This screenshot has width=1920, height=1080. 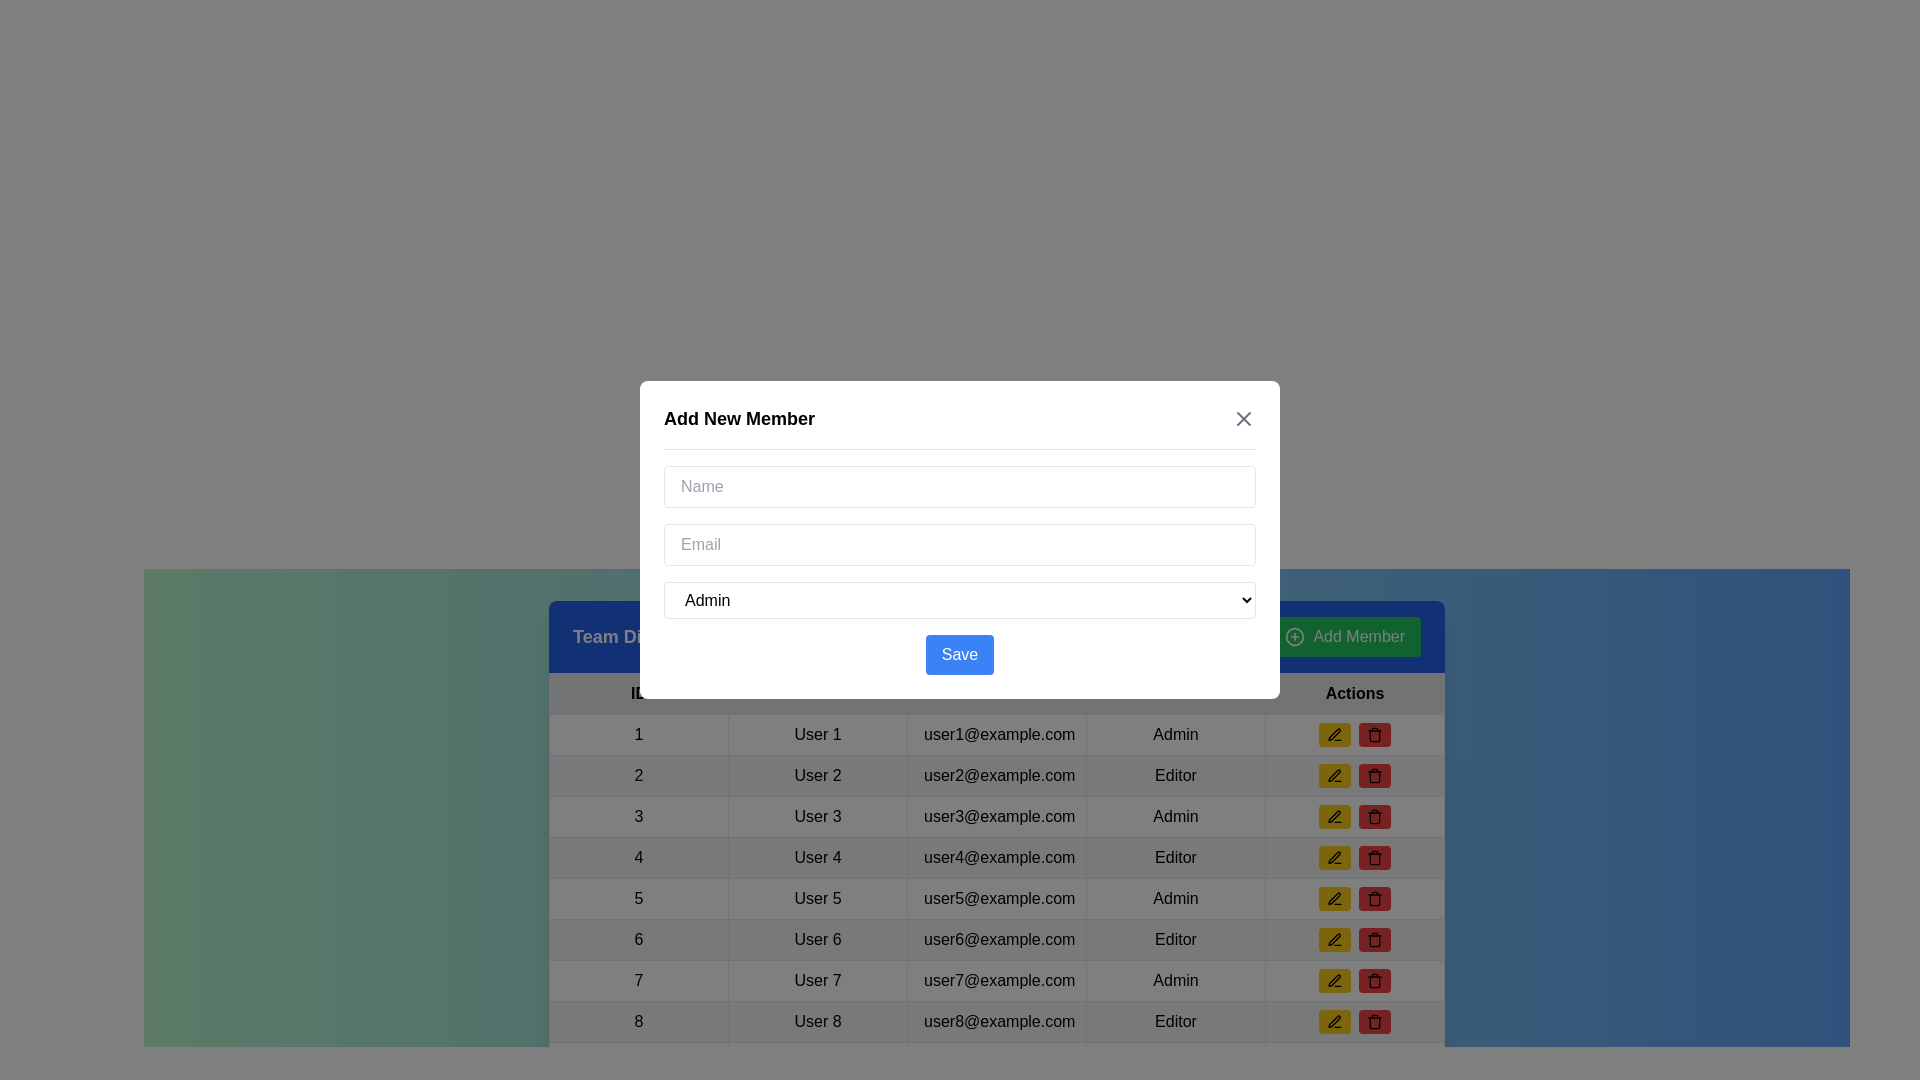 I want to click on the Trash icon button, which is styled as a minimalist trash can, located in the 'Actions' column of the table associated with the user data 'User 7' (user7@example.com), so click(x=1373, y=897).